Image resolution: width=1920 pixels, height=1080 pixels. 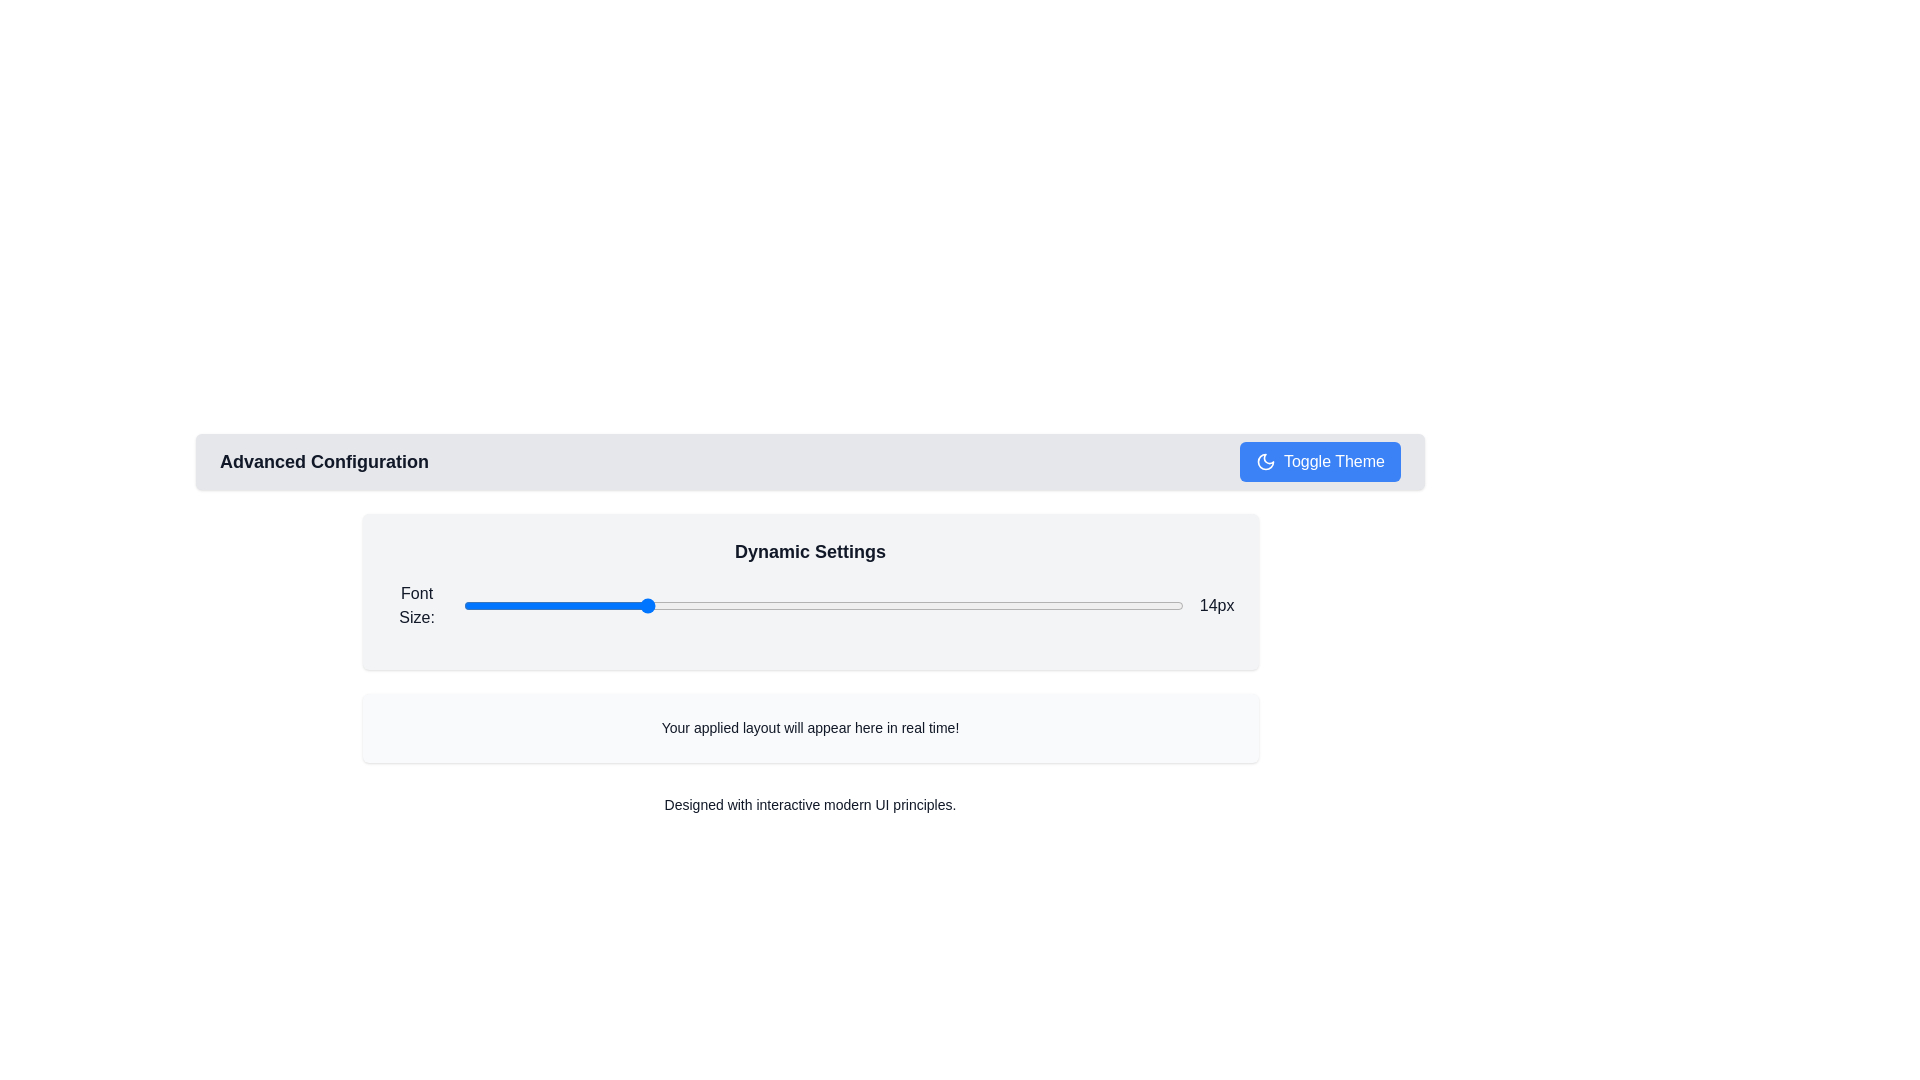 What do you see at coordinates (823, 604) in the screenshot?
I see `the font size` at bounding box center [823, 604].